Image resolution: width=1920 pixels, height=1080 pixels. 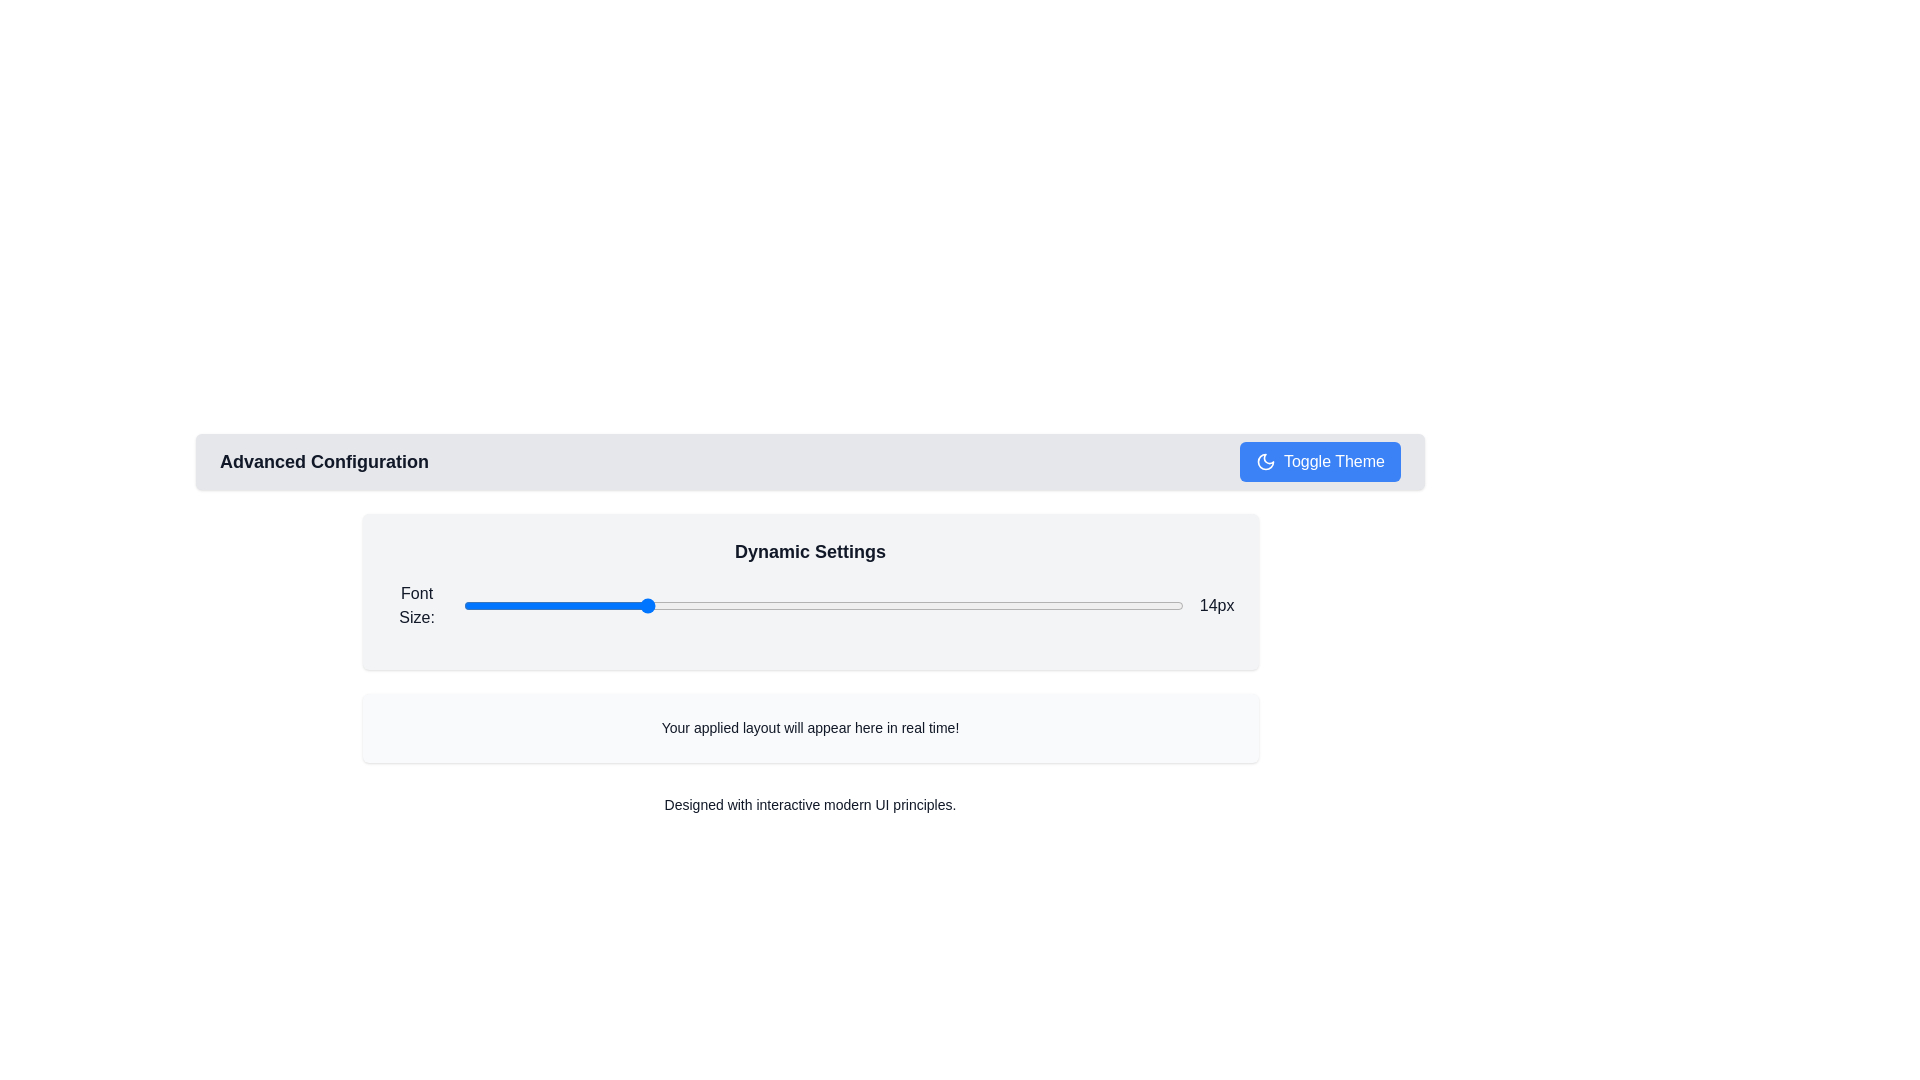 What do you see at coordinates (823, 604) in the screenshot?
I see `the font size` at bounding box center [823, 604].